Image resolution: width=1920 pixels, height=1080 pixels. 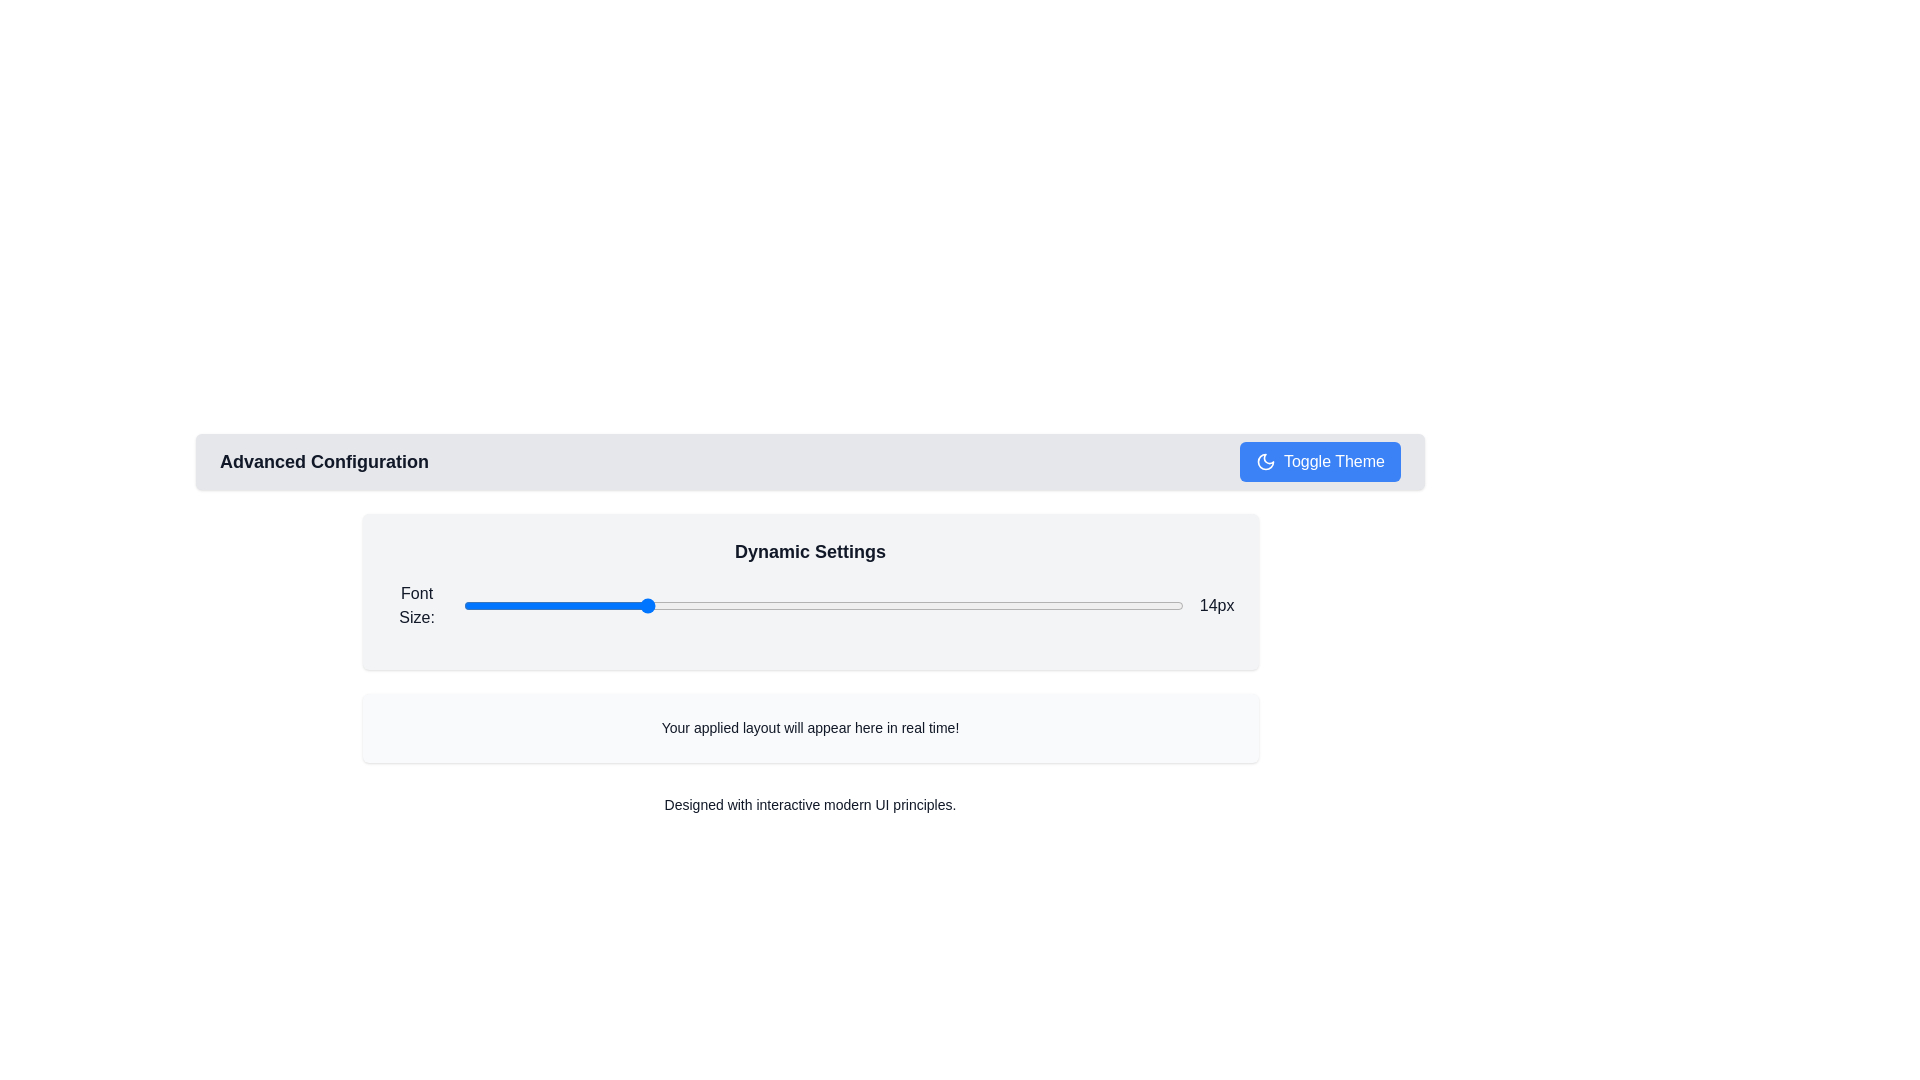 What do you see at coordinates (823, 604) in the screenshot?
I see `the font size` at bounding box center [823, 604].